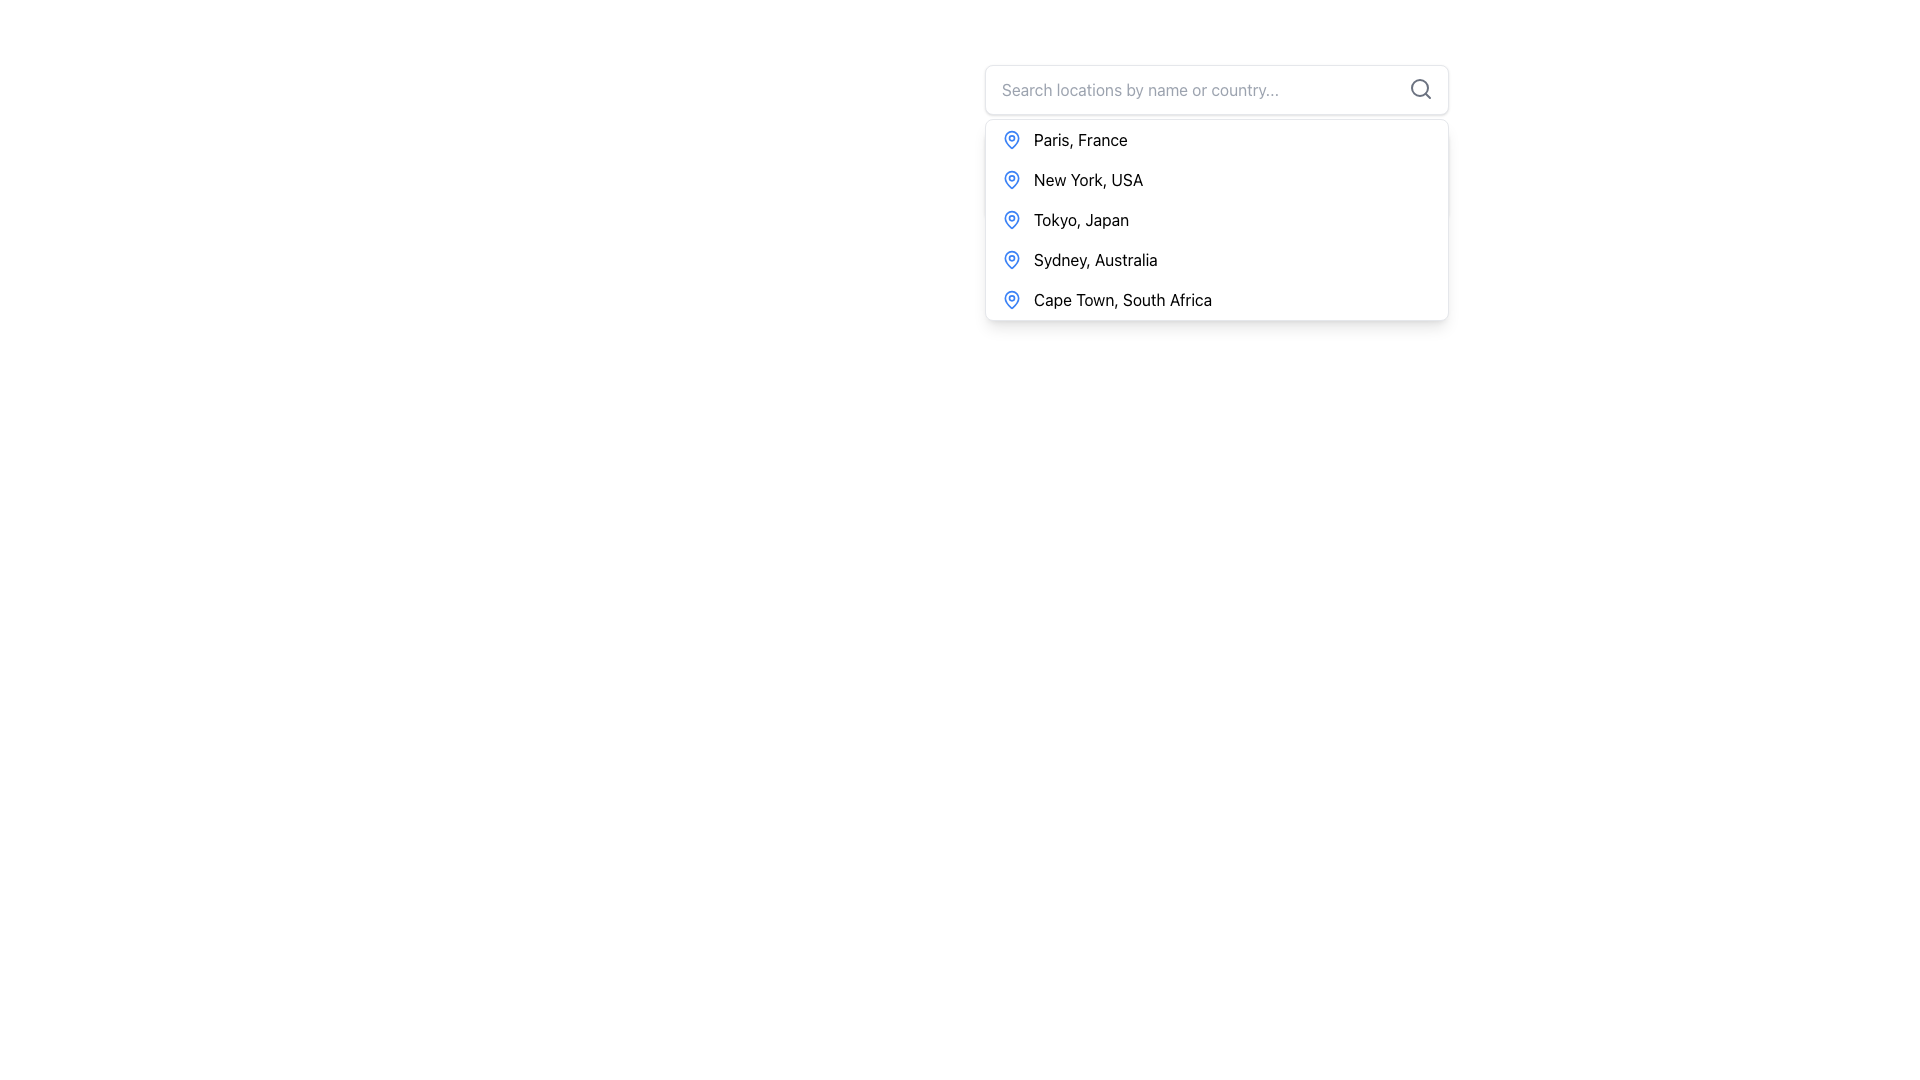  What do you see at coordinates (1012, 180) in the screenshot?
I see `the blue map pin icon located to the left of the 'New York, USA' text` at bounding box center [1012, 180].